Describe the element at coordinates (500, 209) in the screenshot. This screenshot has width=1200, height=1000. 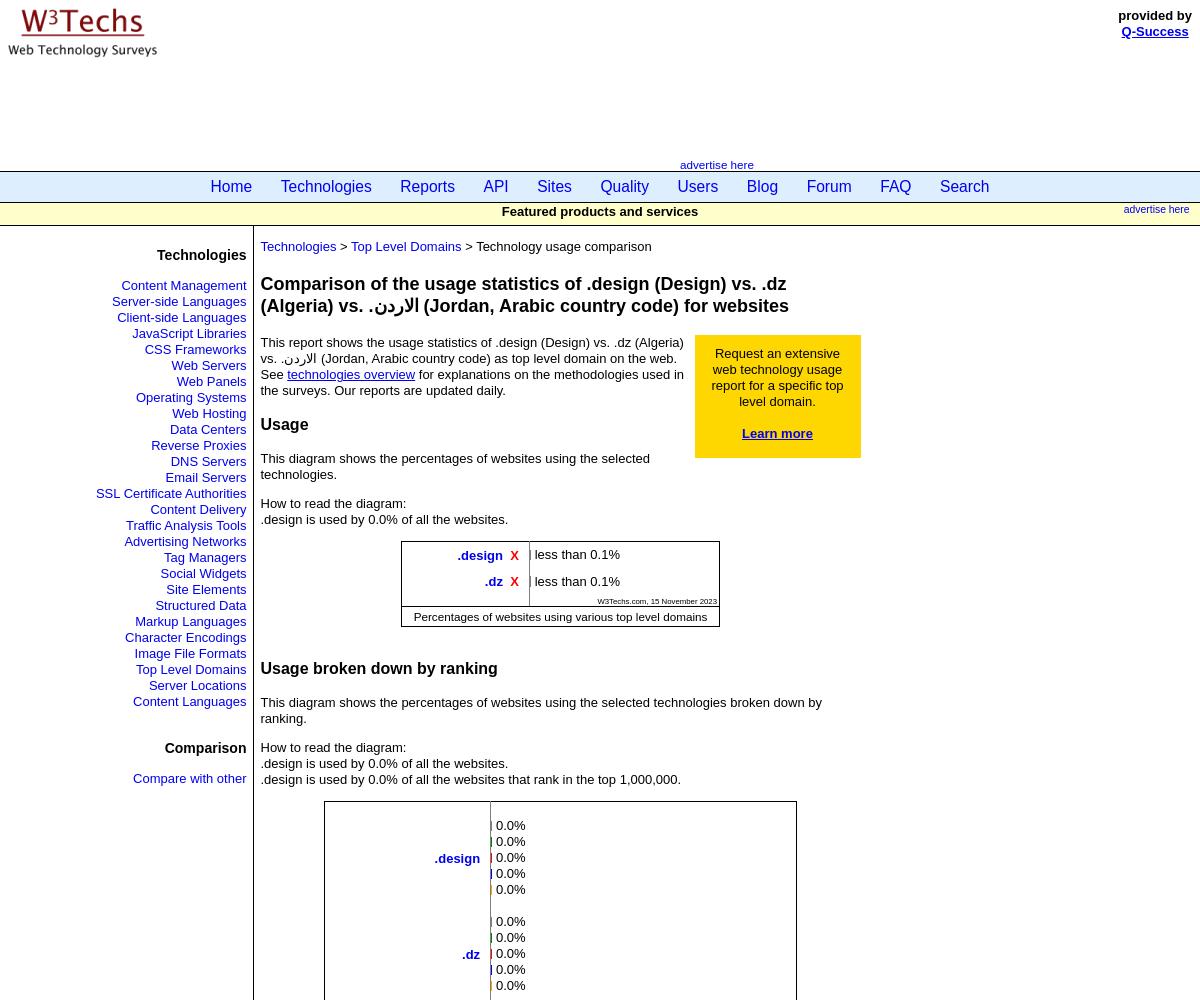
I see `'Featured products and services'` at that location.